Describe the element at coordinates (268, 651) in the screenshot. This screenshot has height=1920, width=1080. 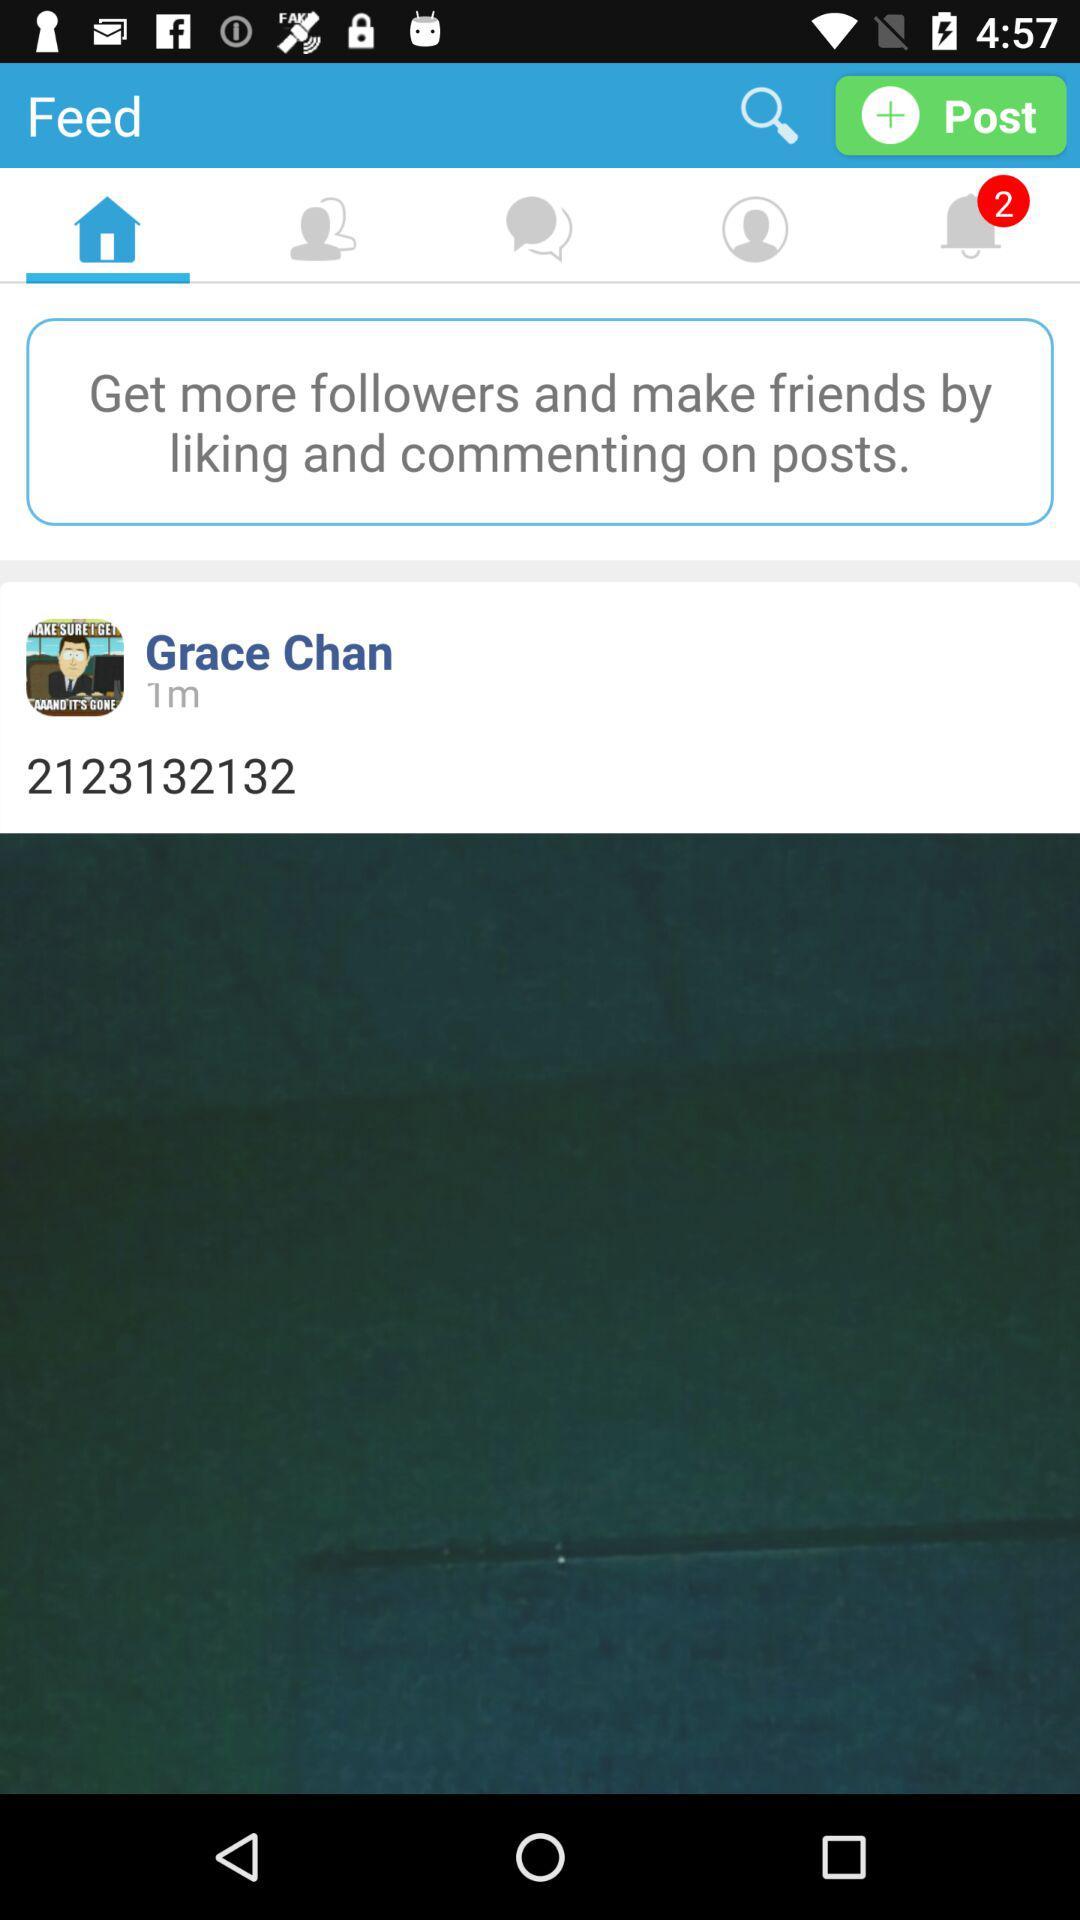
I see `grace chan` at that location.